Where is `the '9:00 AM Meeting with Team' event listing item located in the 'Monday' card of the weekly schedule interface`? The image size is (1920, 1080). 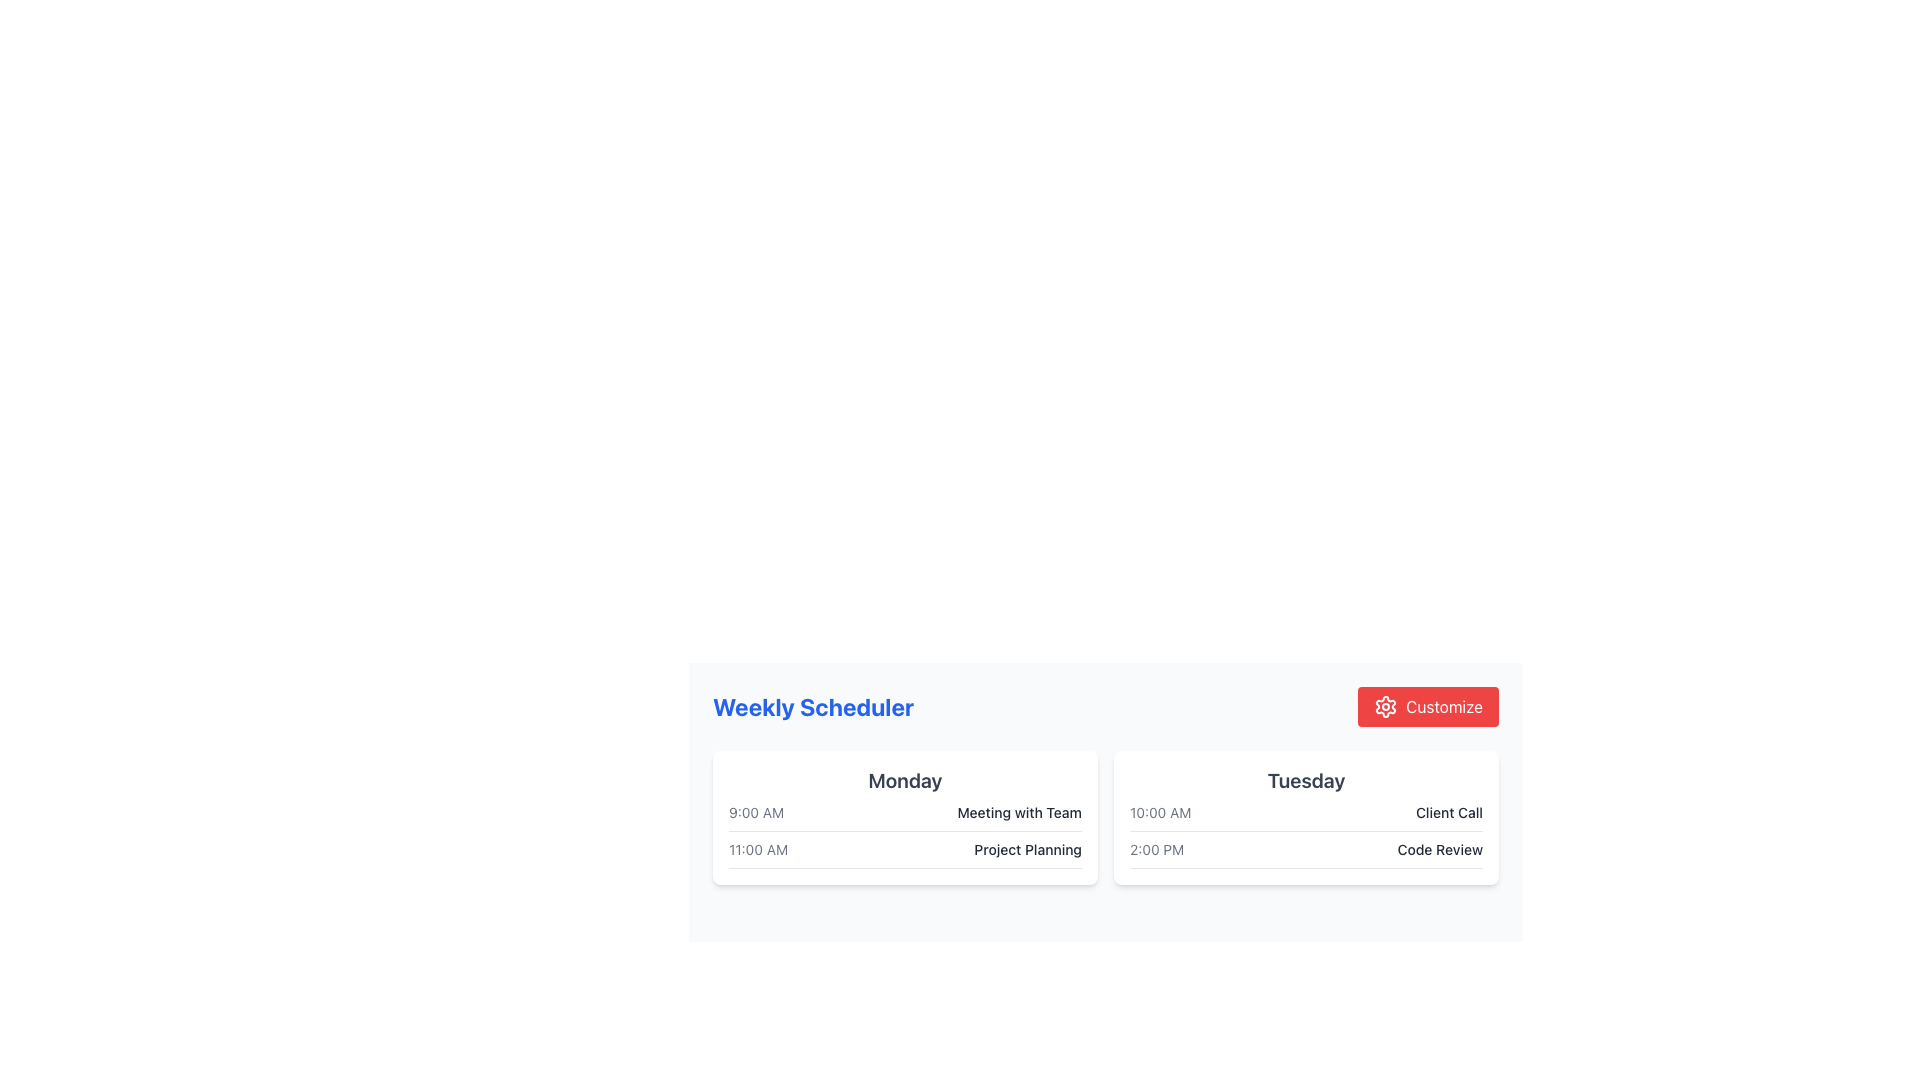
the '9:00 AM Meeting with Team' event listing item located in the 'Monday' card of the weekly schedule interface is located at coordinates (904, 813).